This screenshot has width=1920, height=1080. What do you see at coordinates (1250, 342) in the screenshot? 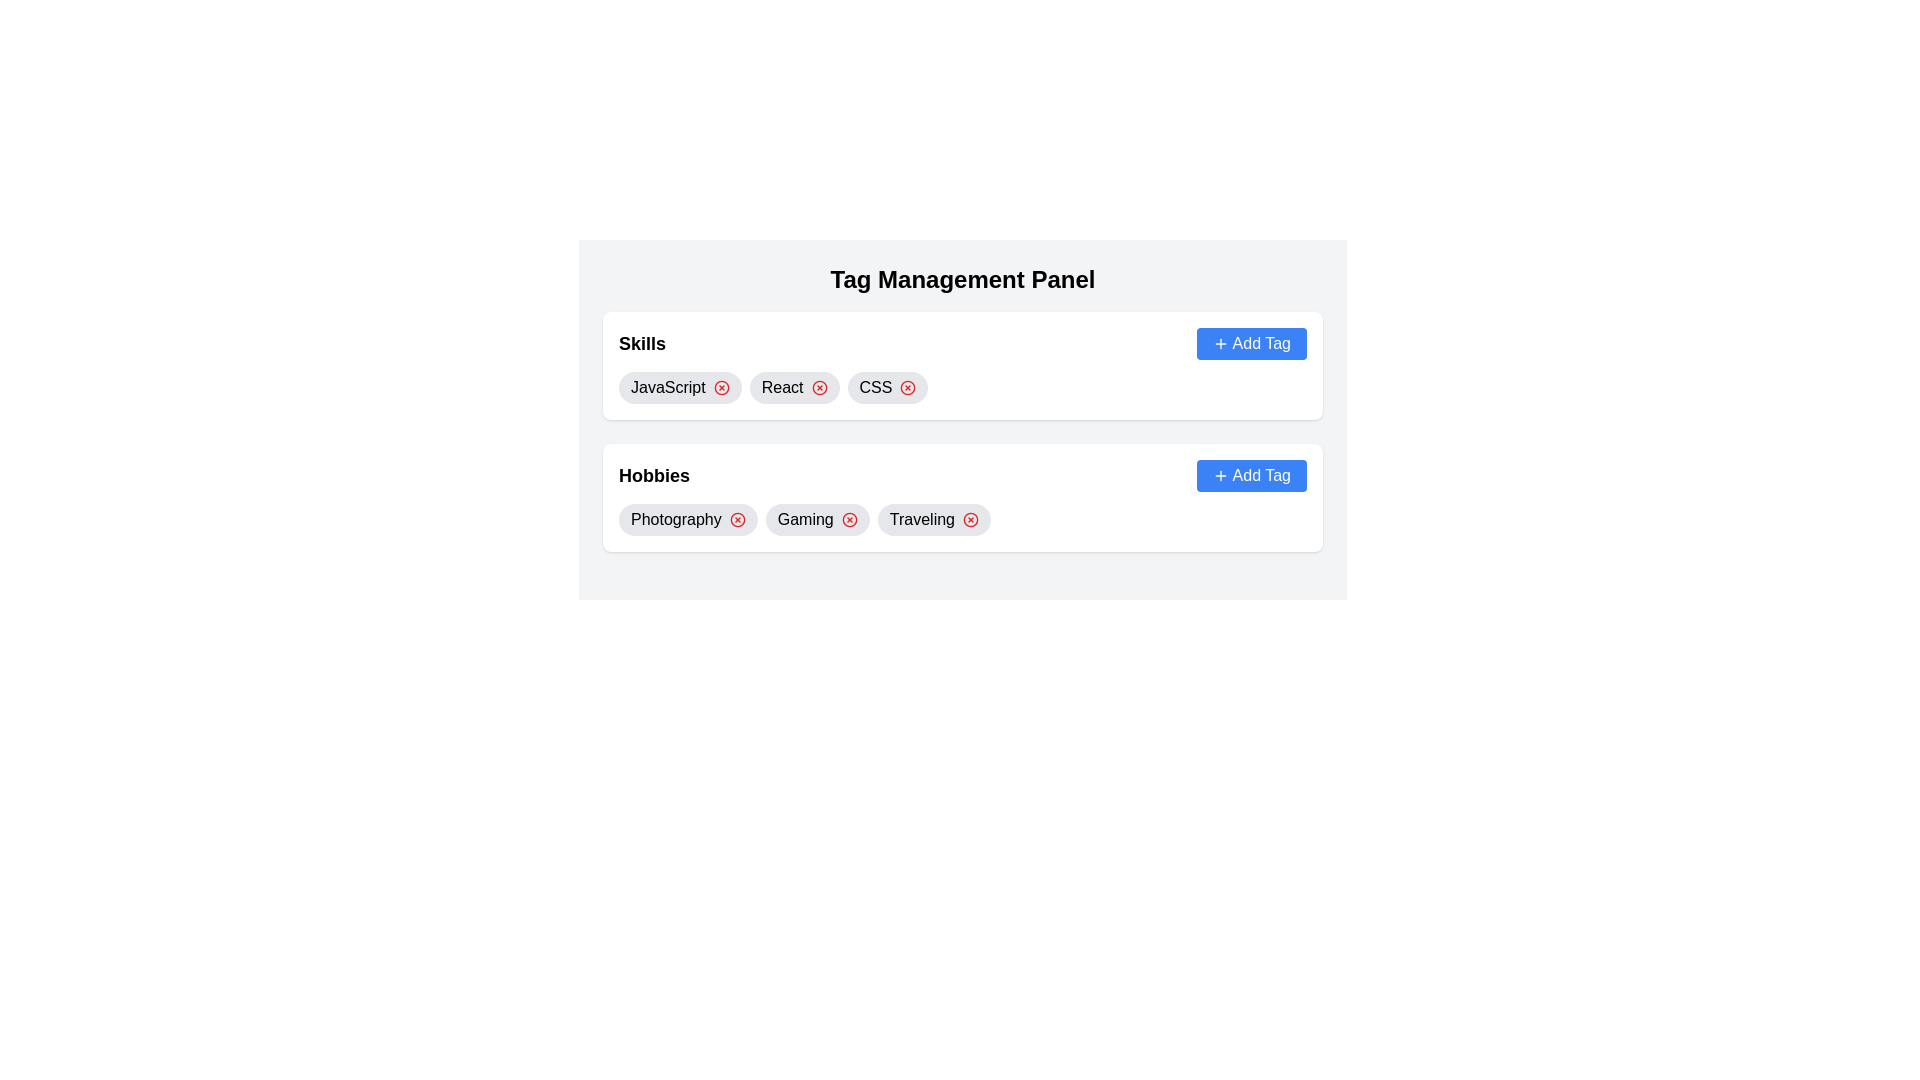
I see `the blue rectangular button labeled '+ Add Tag' located at the top-right corner of the 'Skills' section` at bounding box center [1250, 342].